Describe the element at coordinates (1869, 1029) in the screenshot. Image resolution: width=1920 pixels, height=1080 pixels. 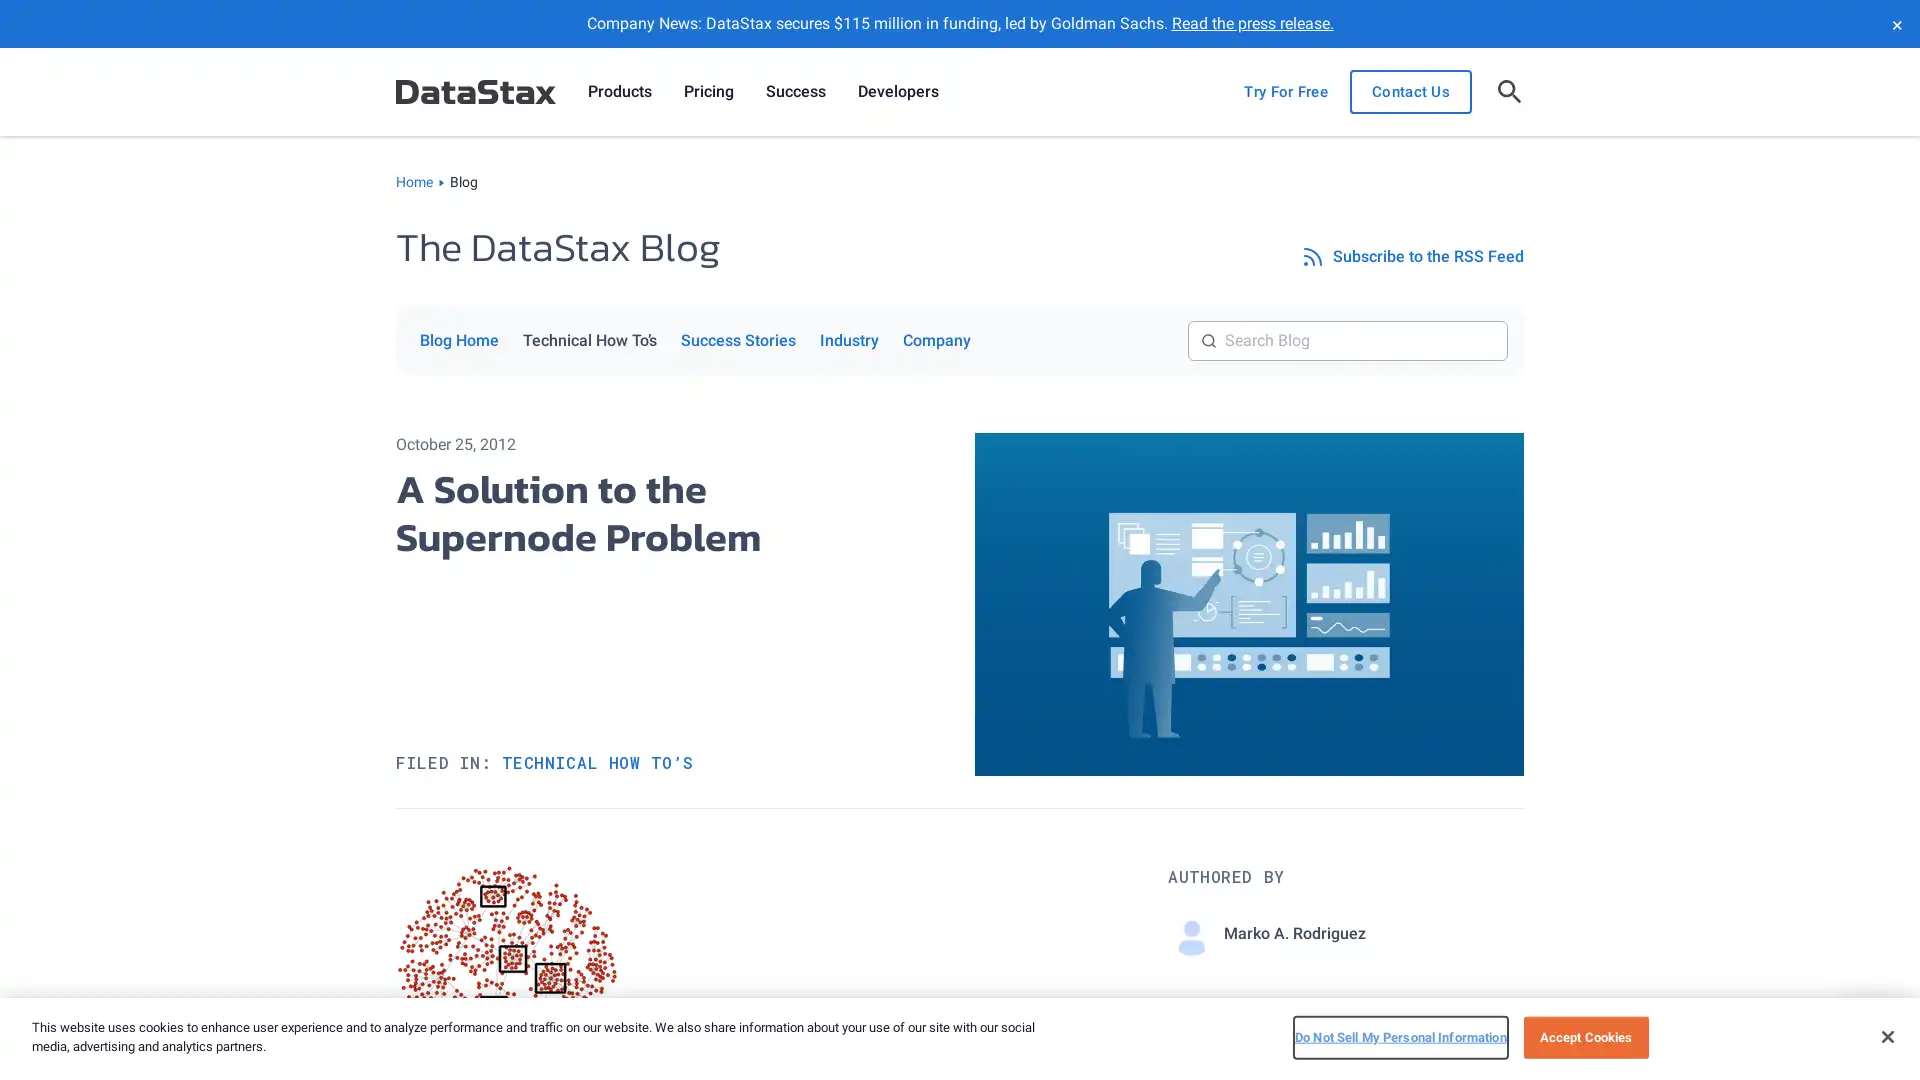
I see `Open Intercom Messenger` at that location.